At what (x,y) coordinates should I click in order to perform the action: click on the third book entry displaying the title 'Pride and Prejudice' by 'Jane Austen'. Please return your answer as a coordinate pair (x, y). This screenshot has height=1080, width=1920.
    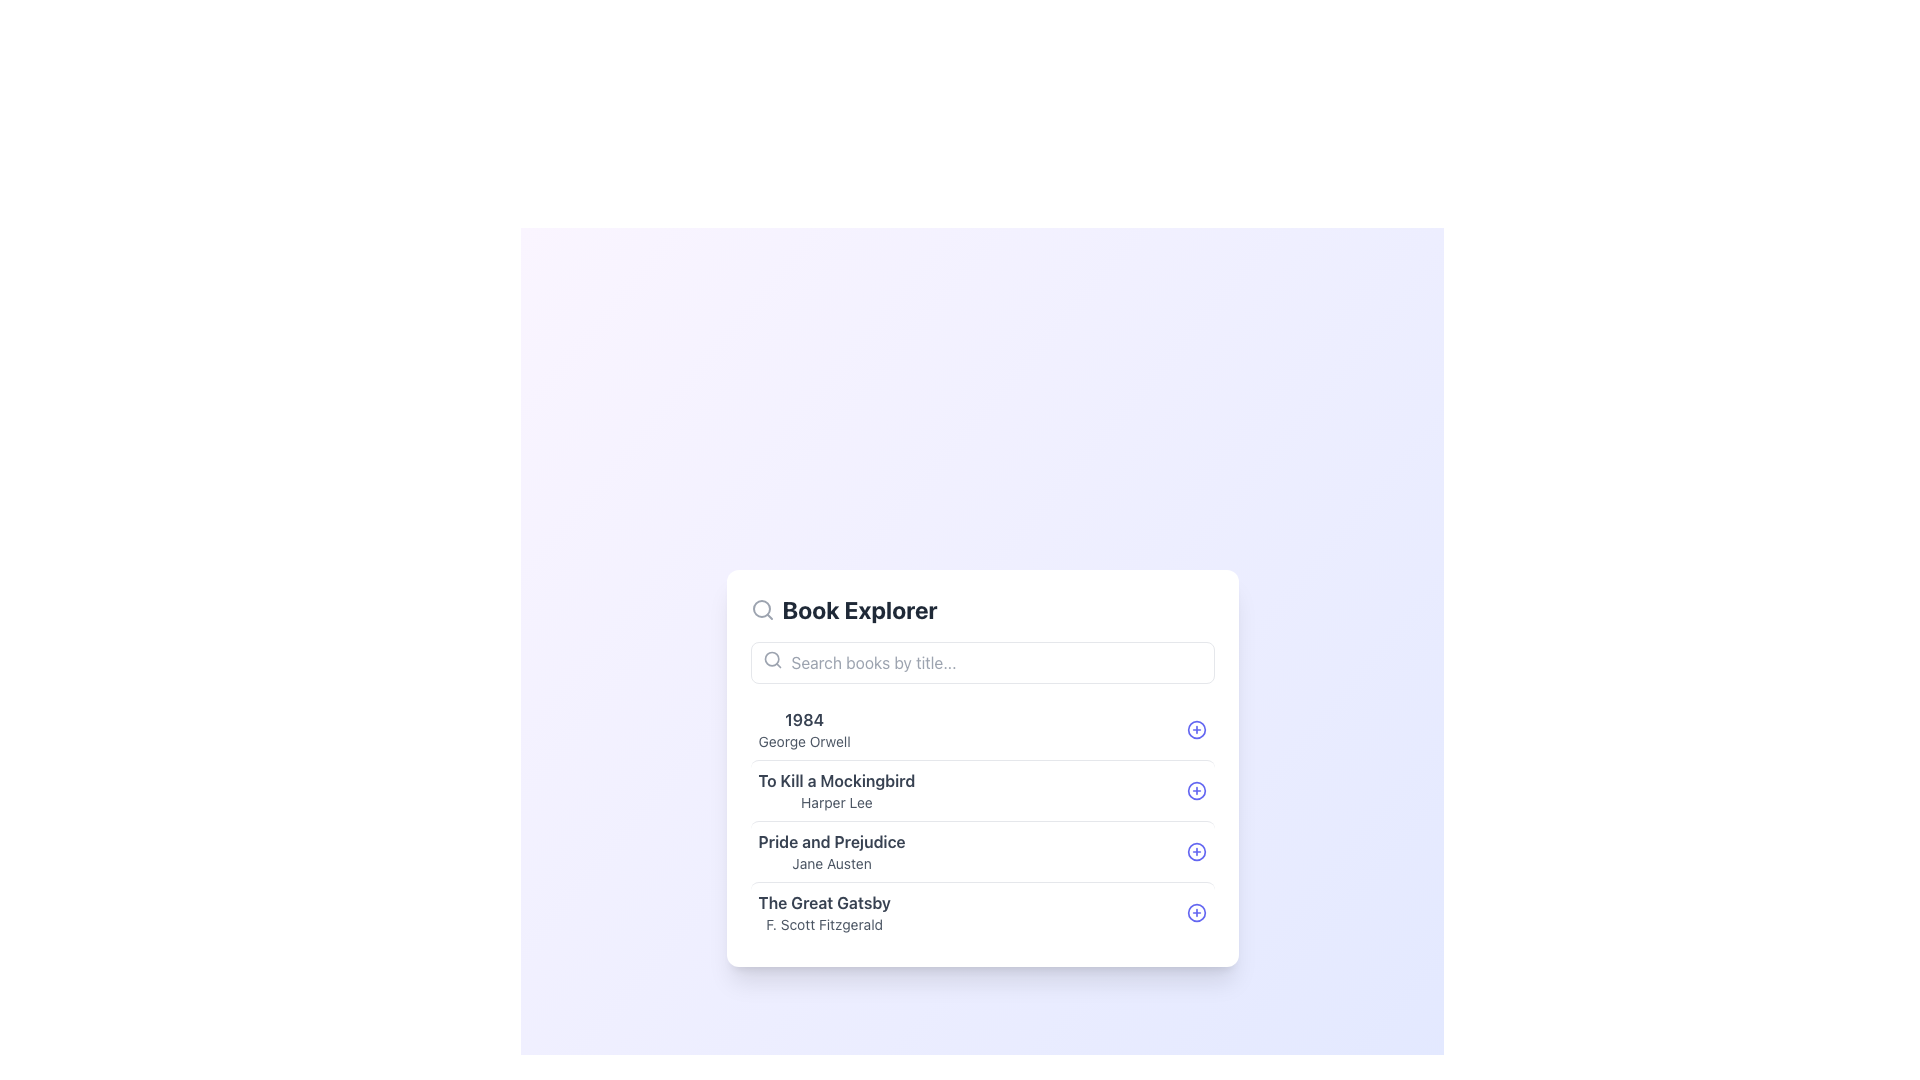
    Looking at the image, I should click on (982, 851).